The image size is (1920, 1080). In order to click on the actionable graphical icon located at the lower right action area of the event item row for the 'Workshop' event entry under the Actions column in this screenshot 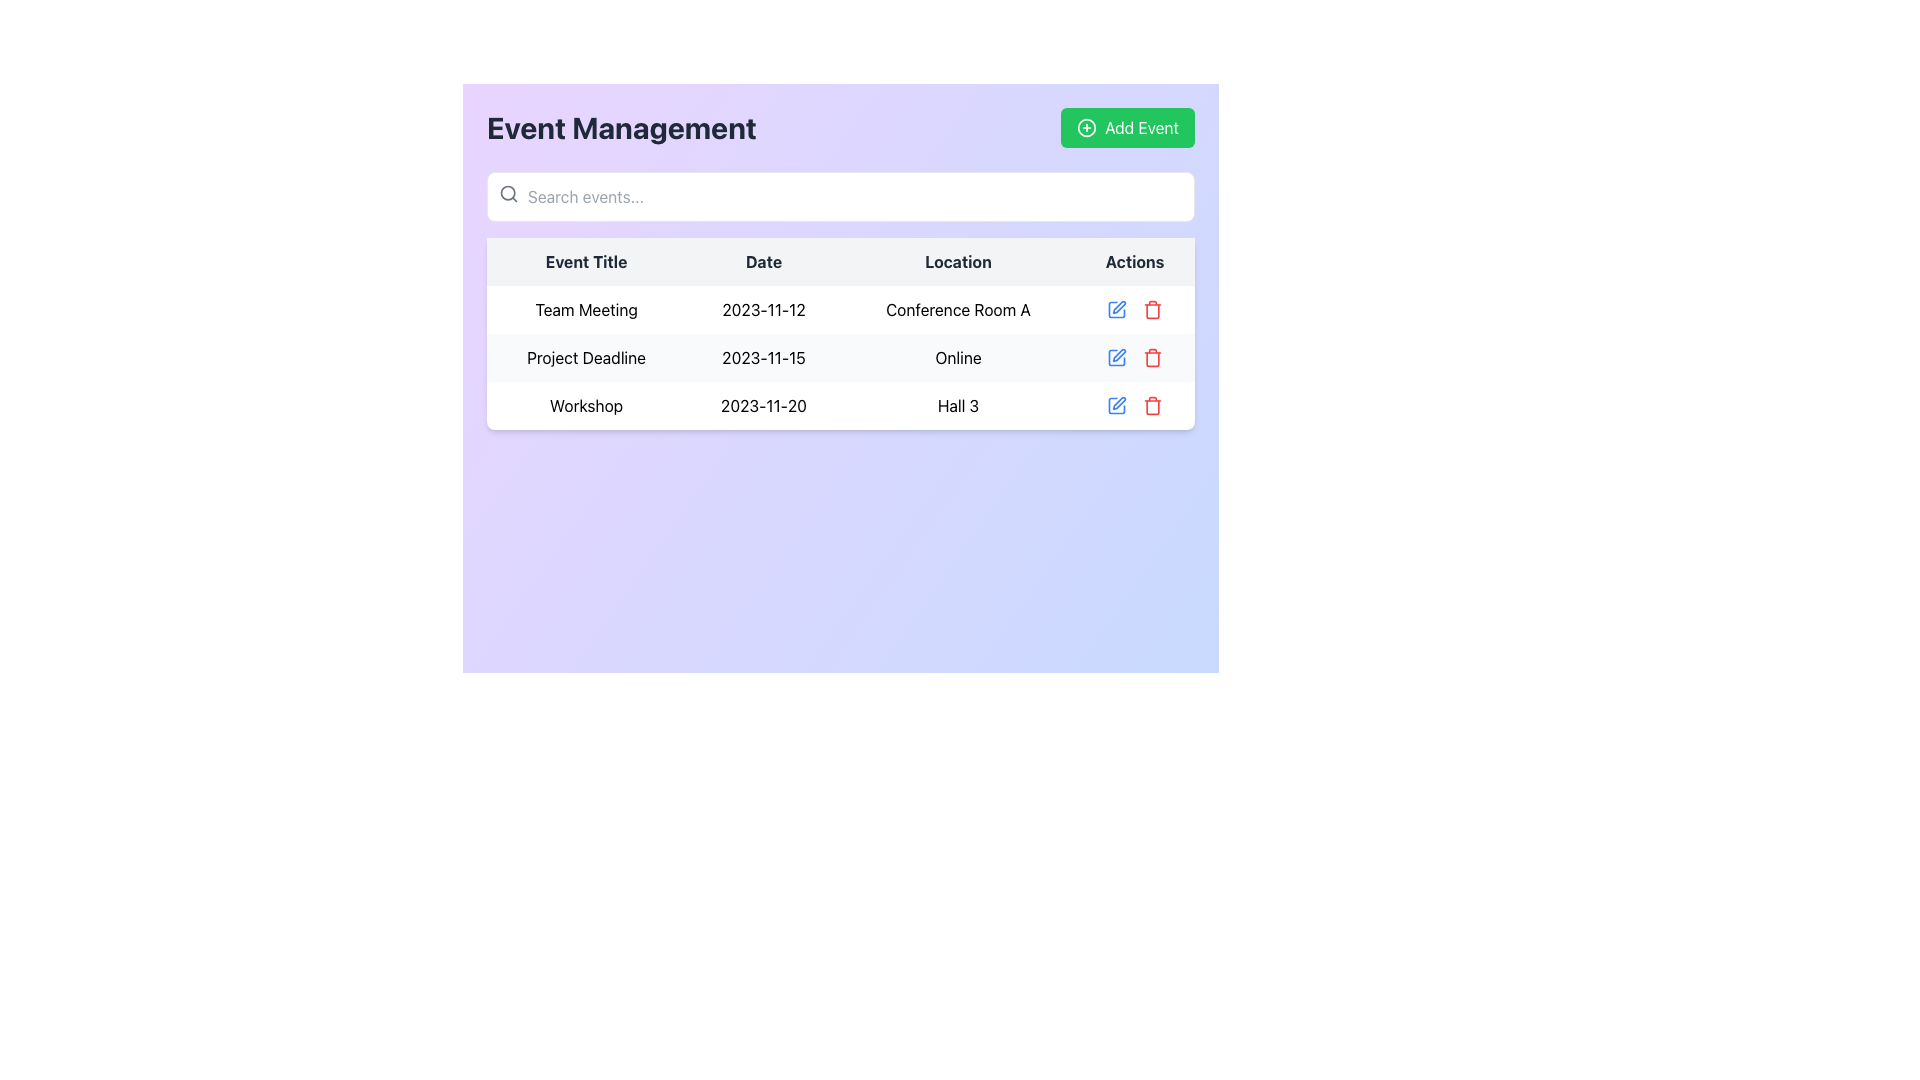, I will do `click(1116, 405)`.